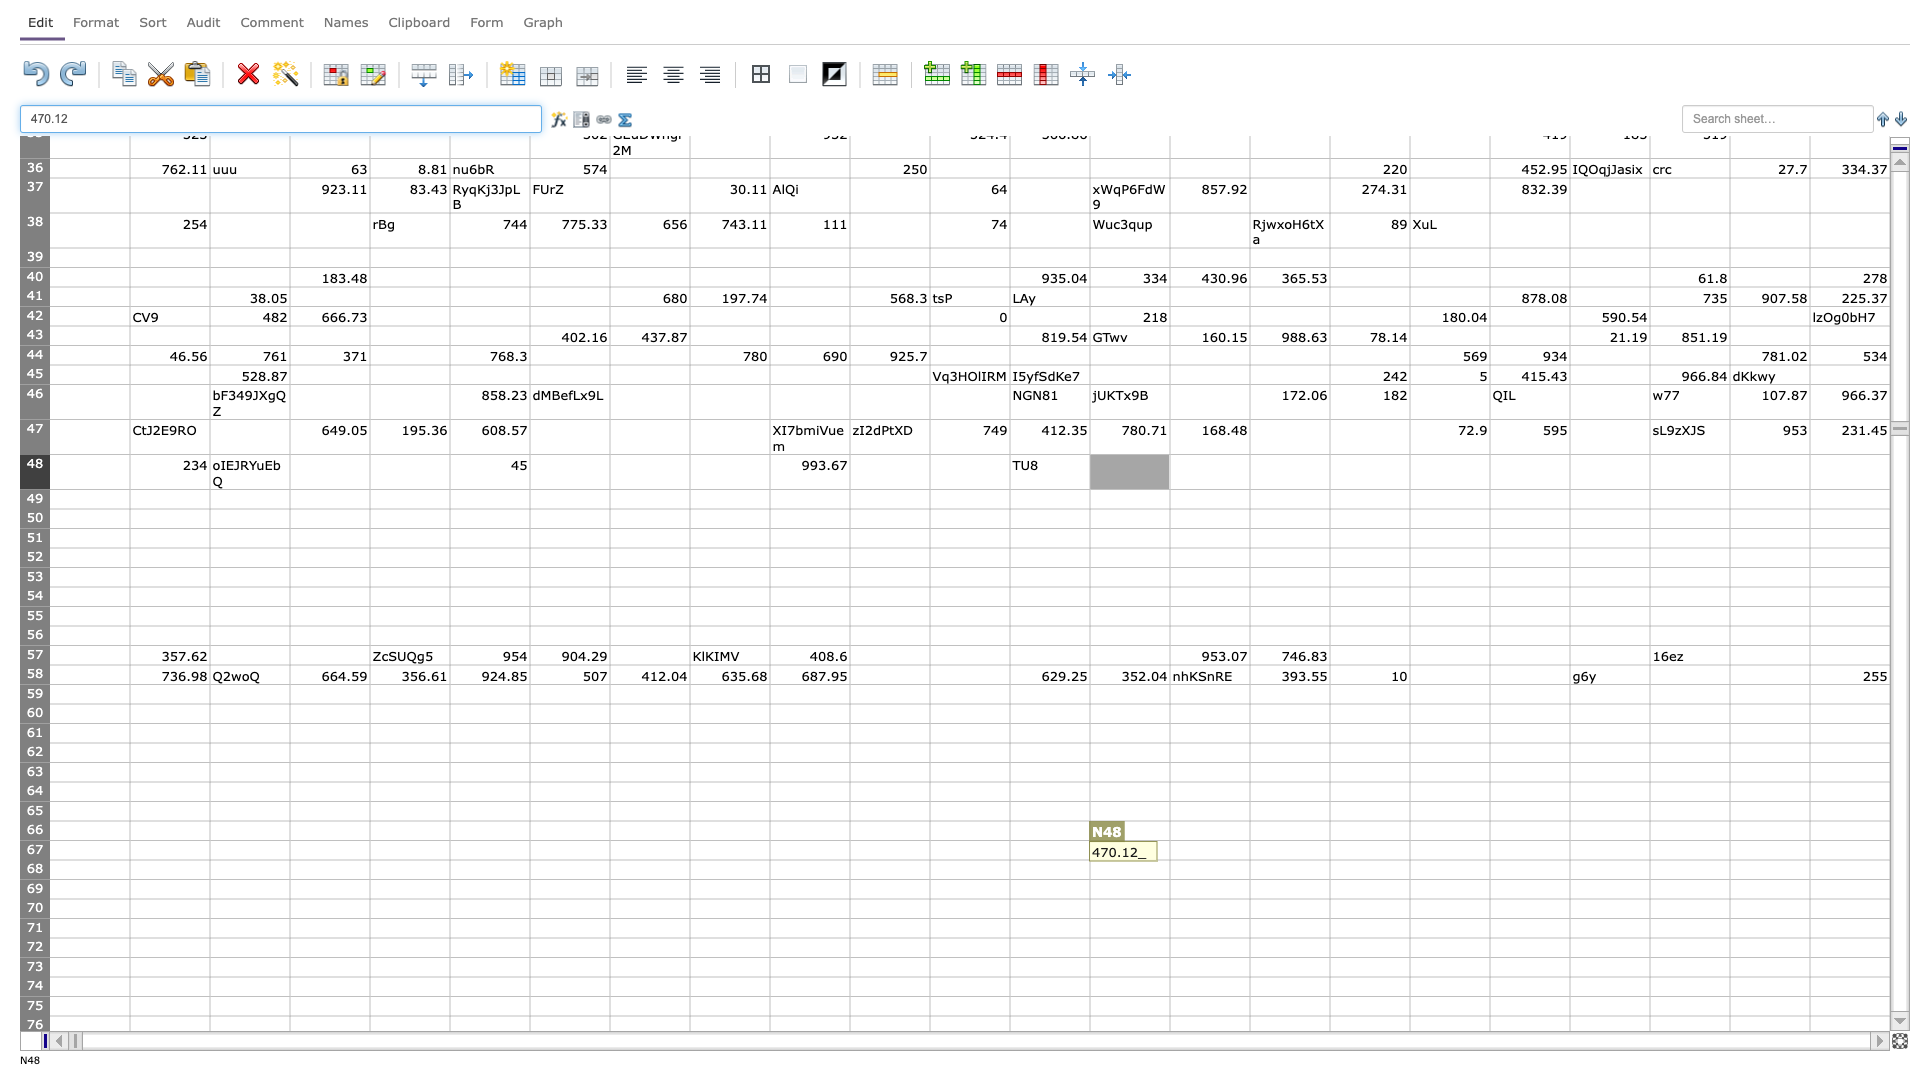  What do you see at coordinates (1248, 878) in the screenshot?
I see `Series fill point of cell O68` at bounding box center [1248, 878].